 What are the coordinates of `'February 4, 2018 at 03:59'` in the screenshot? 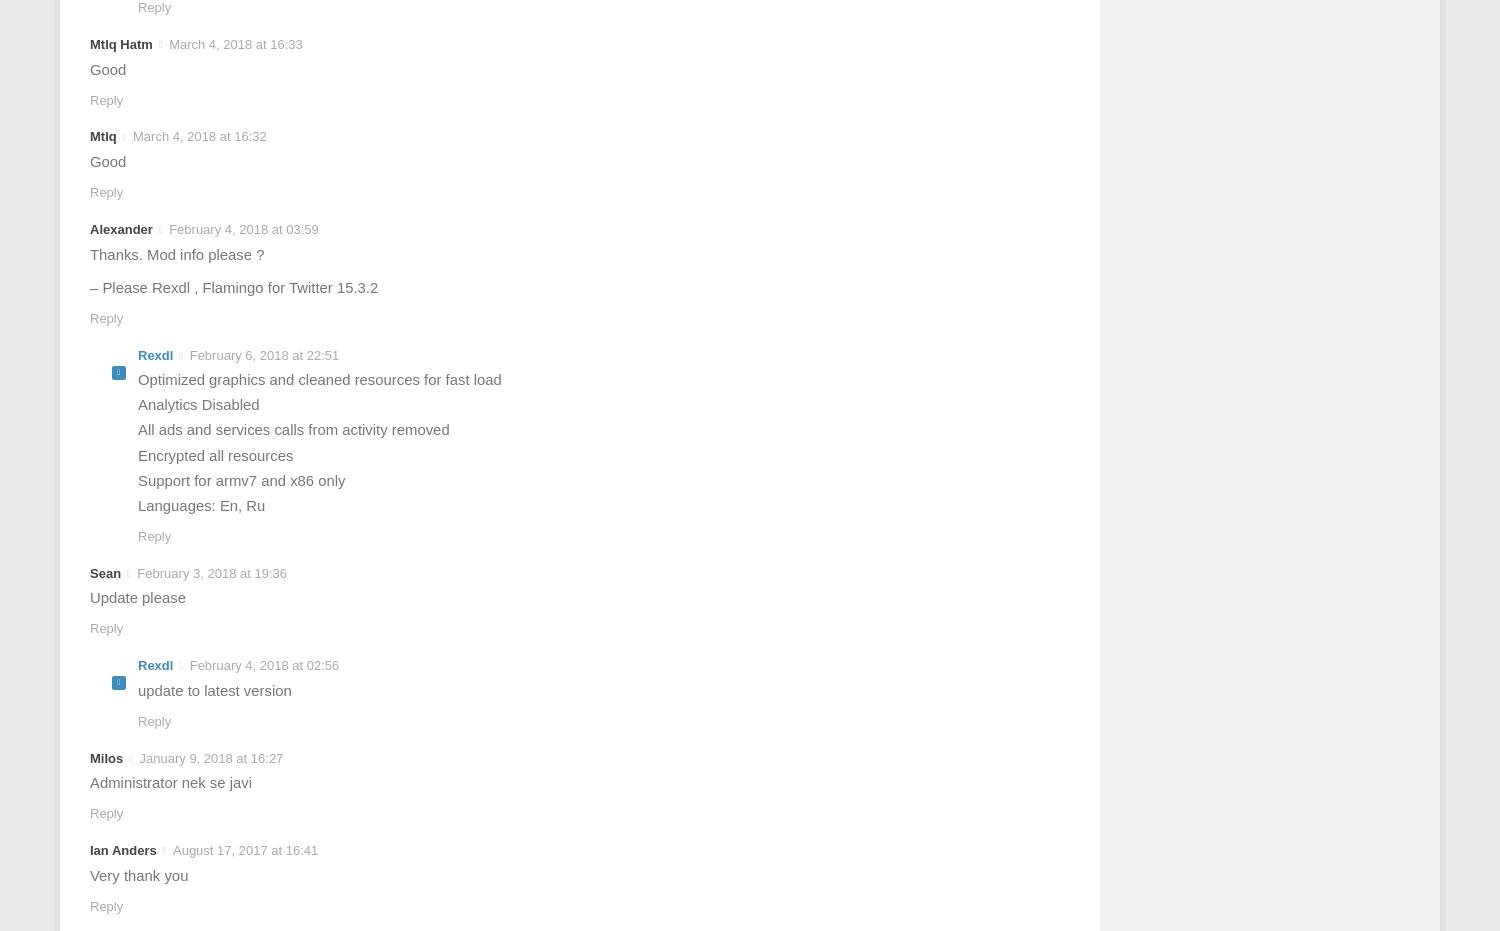 It's located at (169, 228).